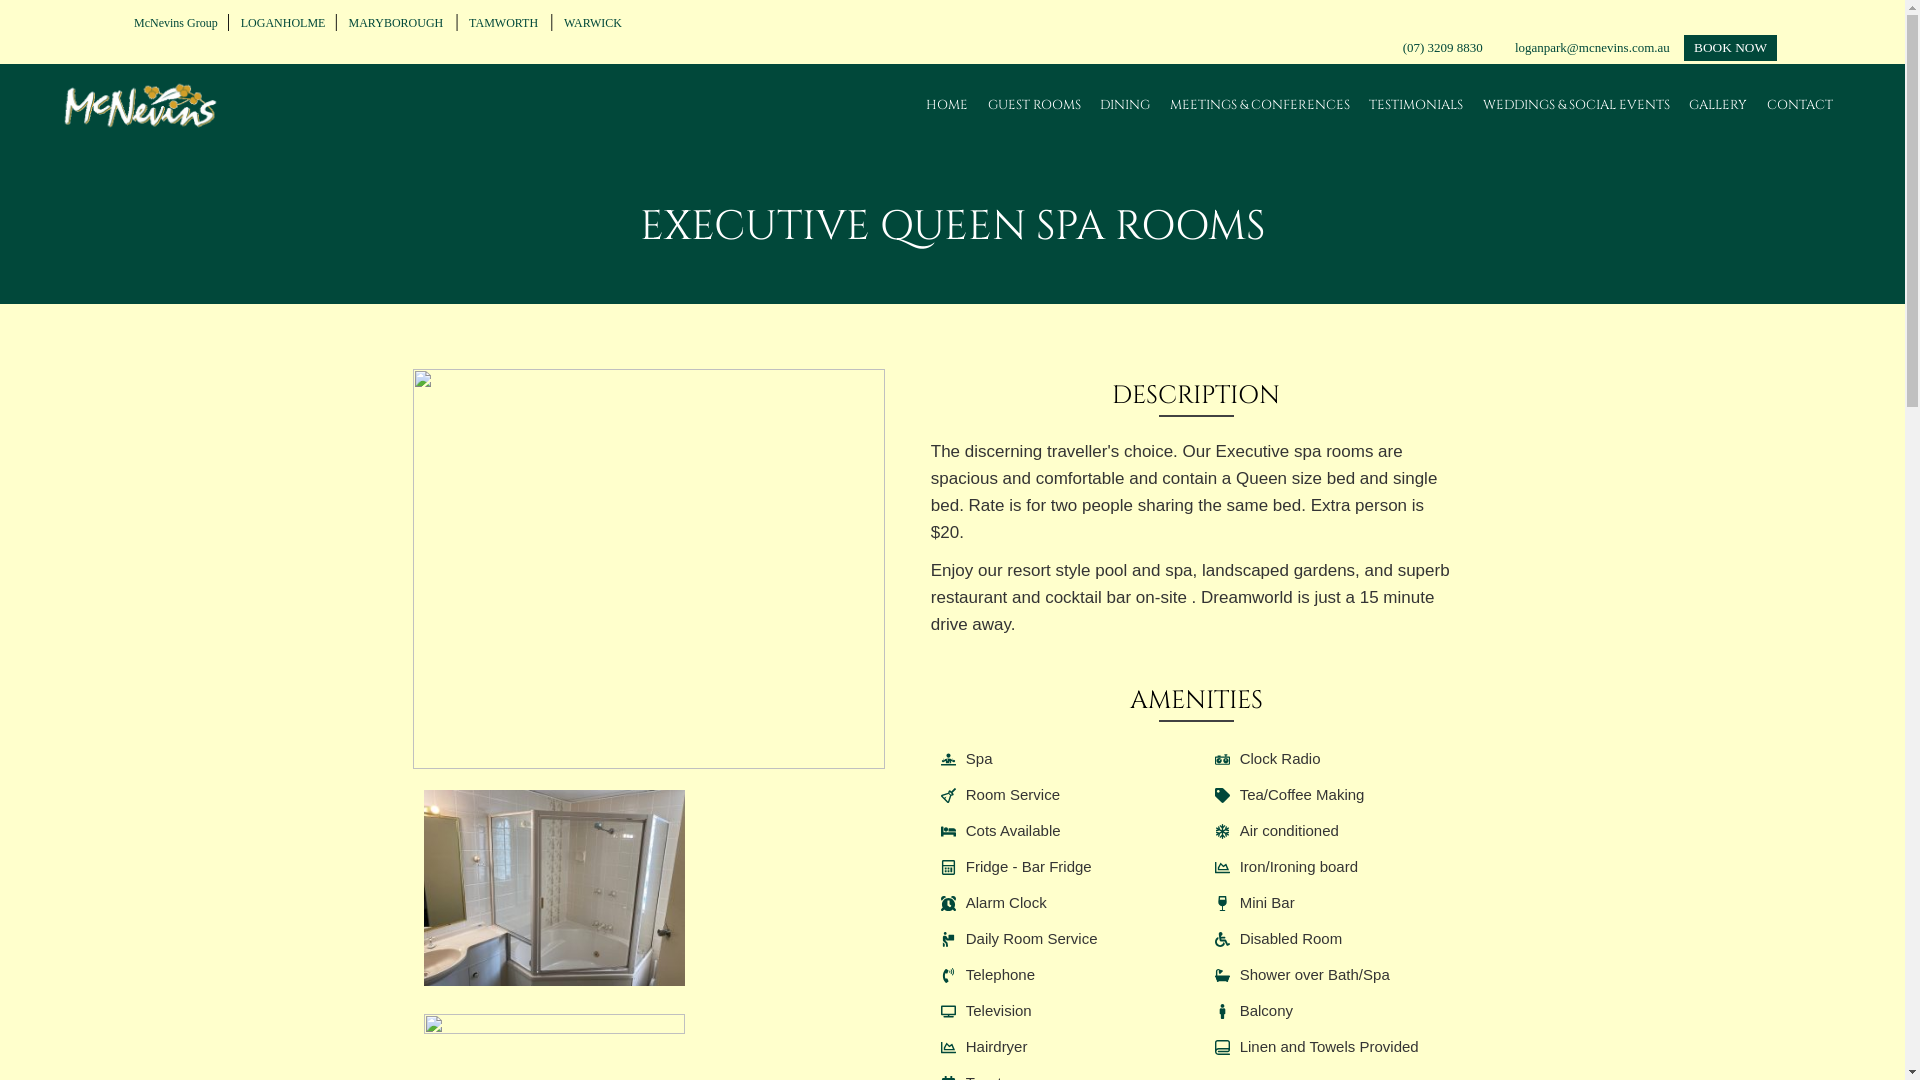 The image size is (1920, 1080). What do you see at coordinates (1124, 104) in the screenshot?
I see `'DINING'` at bounding box center [1124, 104].